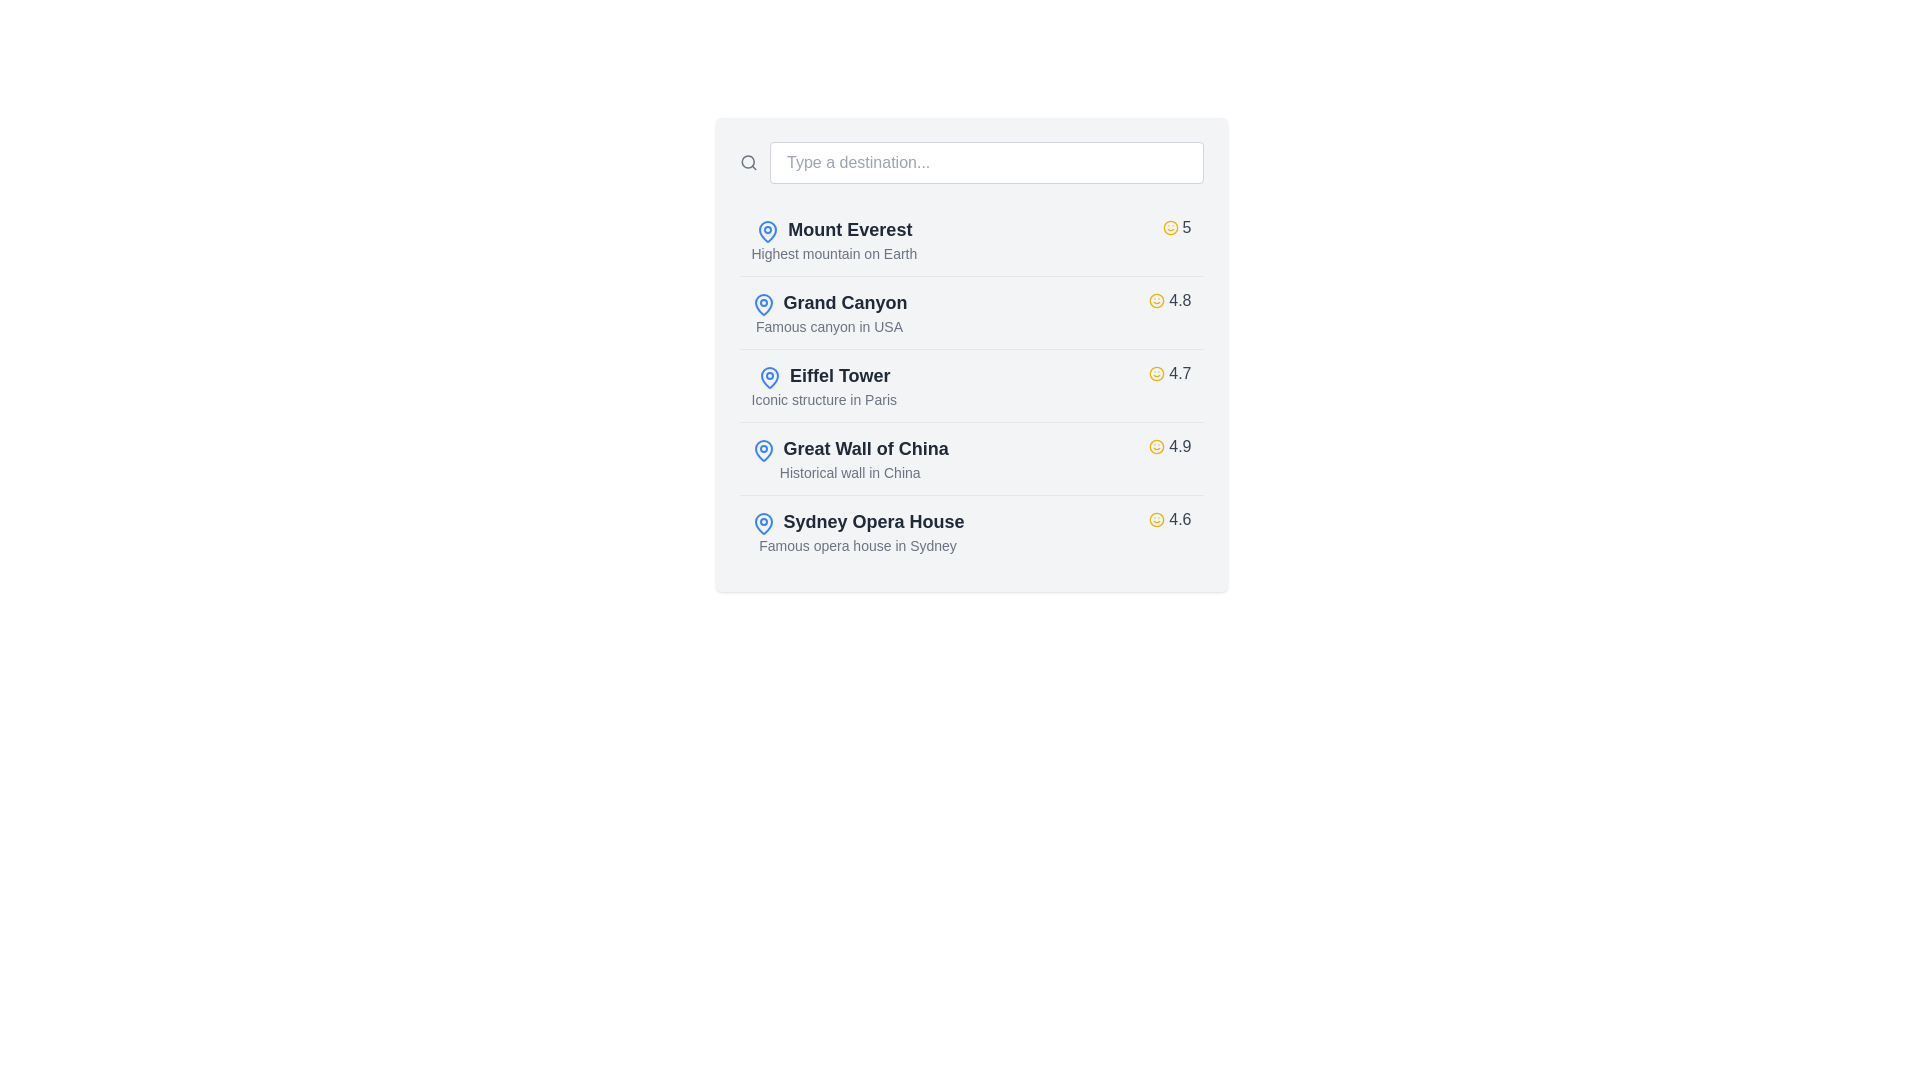 Image resolution: width=1920 pixels, height=1080 pixels. Describe the element at coordinates (971, 385) in the screenshot. I see `the third list item displaying information about the Eiffel Tower` at that location.